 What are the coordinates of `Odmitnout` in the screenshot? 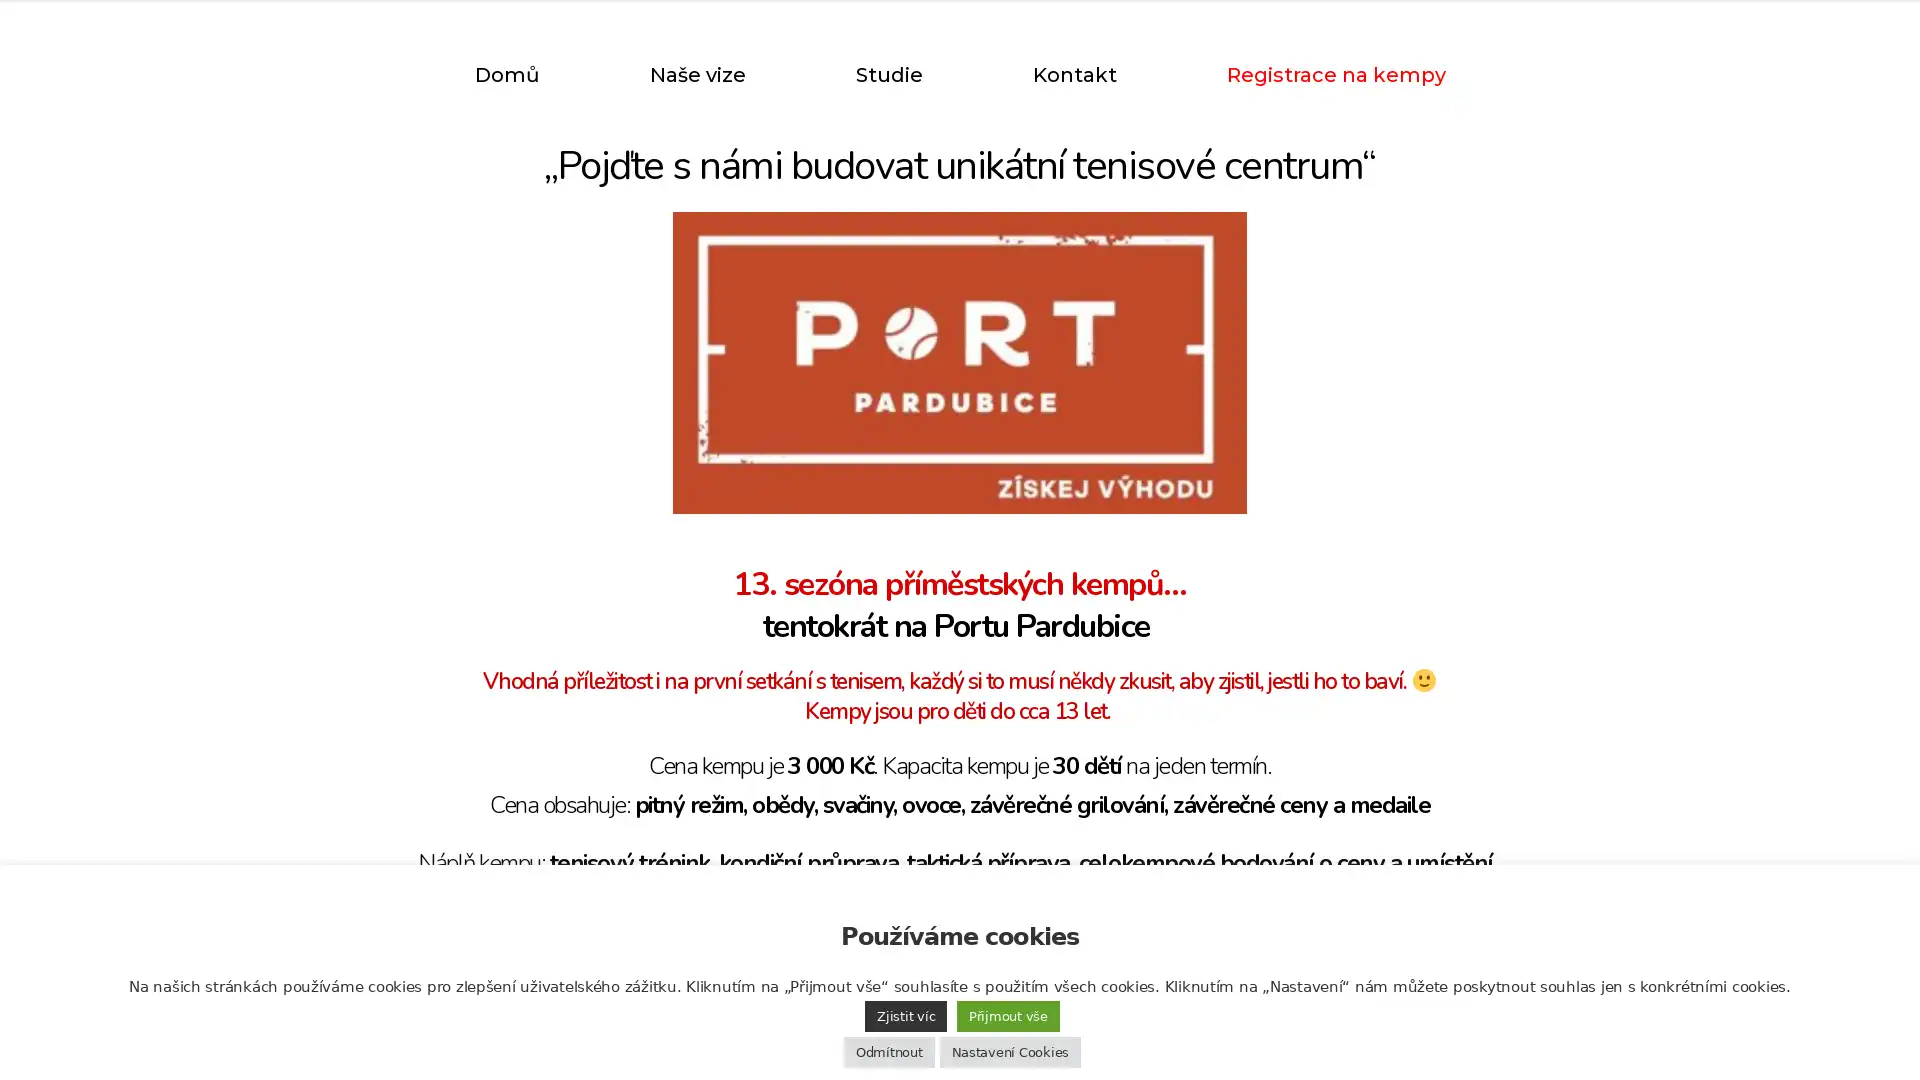 It's located at (887, 1051).